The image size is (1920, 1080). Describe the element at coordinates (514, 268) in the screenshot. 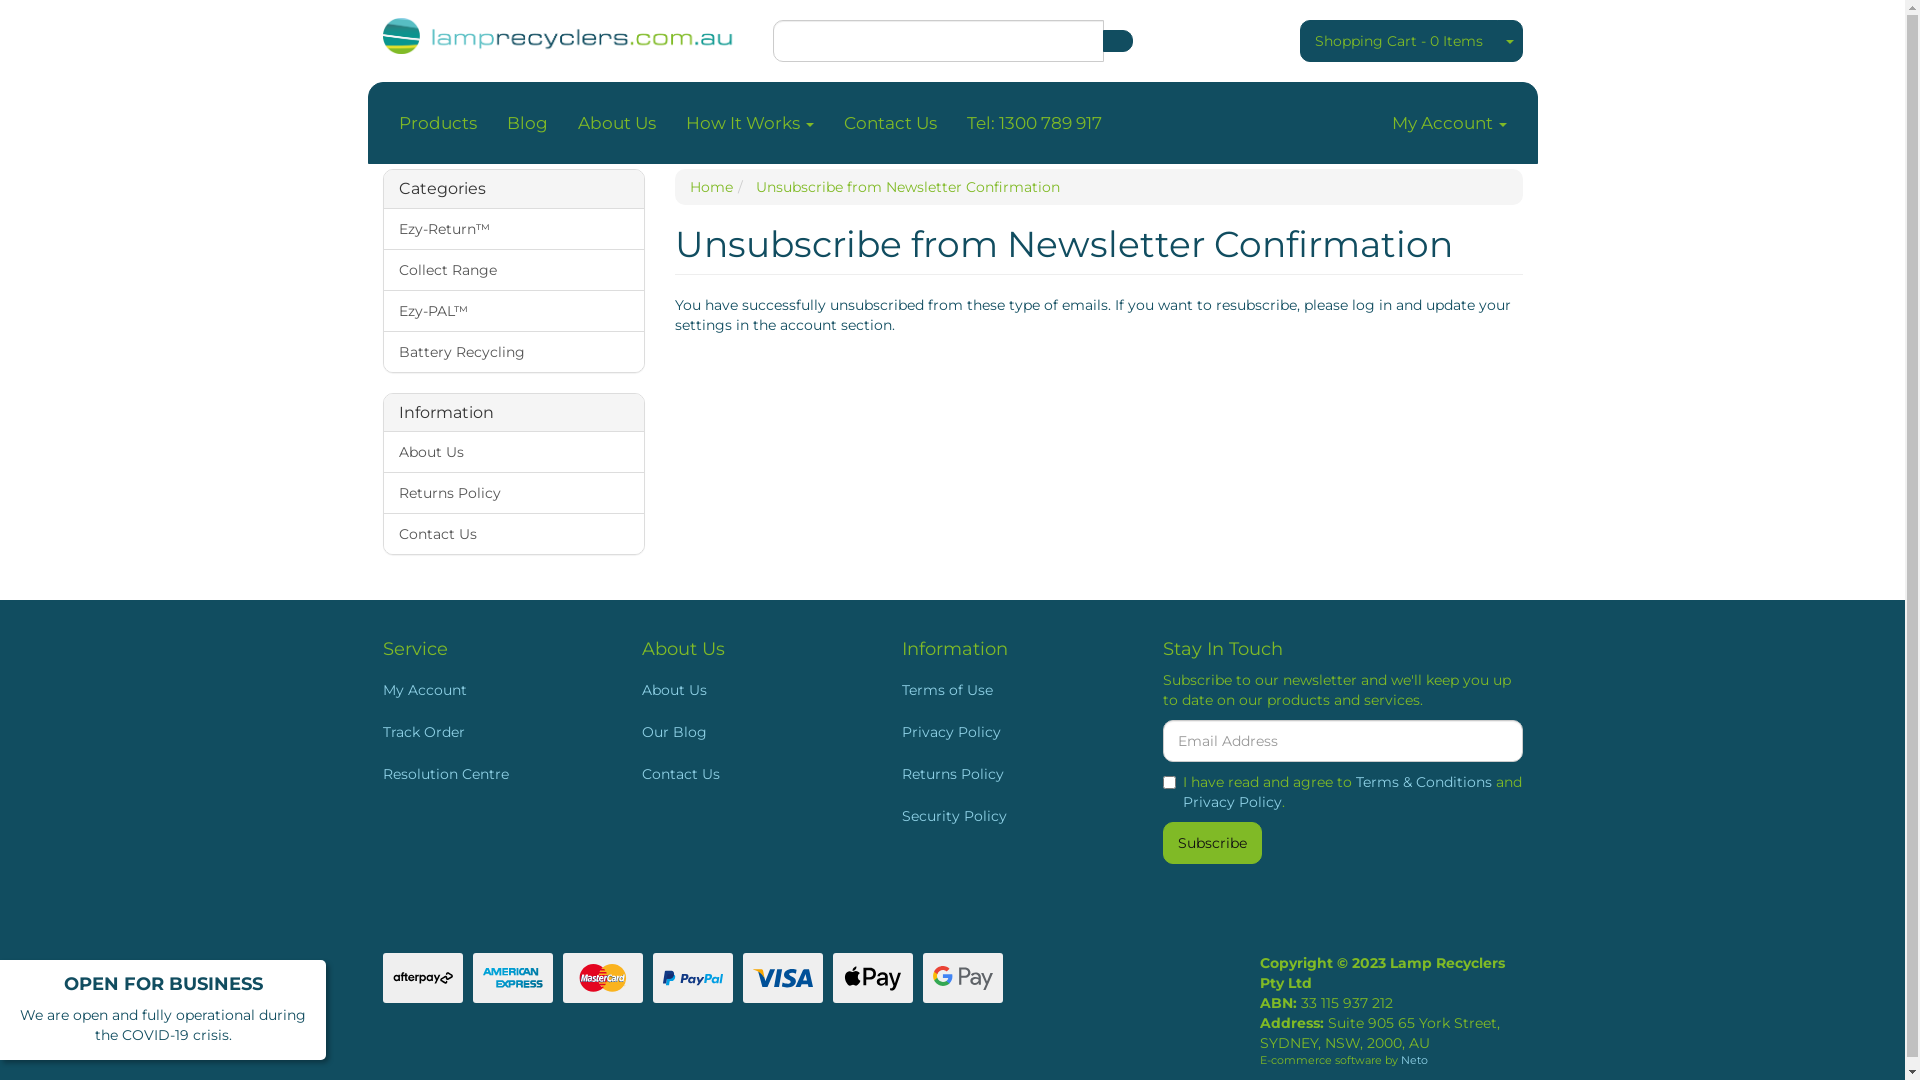

I see `'Collect Range'` at that location.